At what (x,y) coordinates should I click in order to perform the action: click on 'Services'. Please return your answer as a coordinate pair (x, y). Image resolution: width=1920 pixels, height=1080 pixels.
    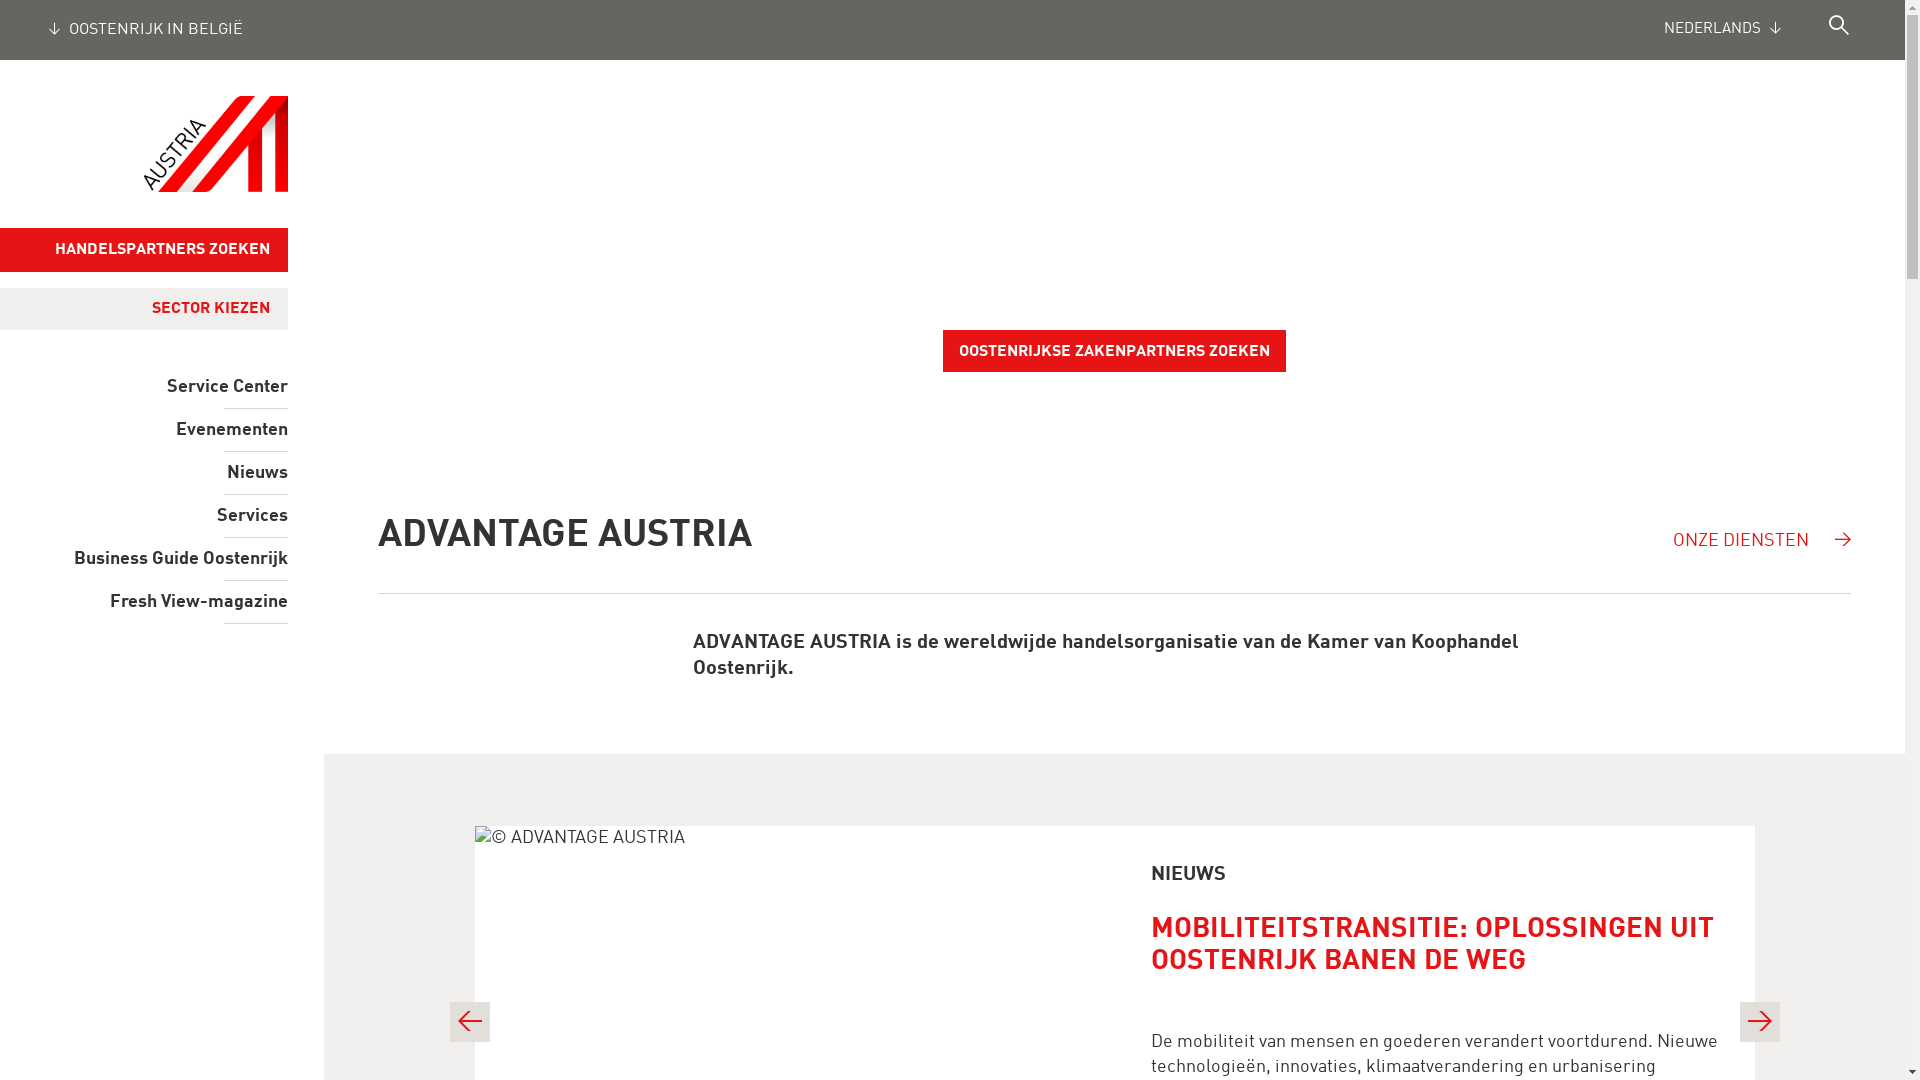
    Looking at the image, I should click on (143, 515).